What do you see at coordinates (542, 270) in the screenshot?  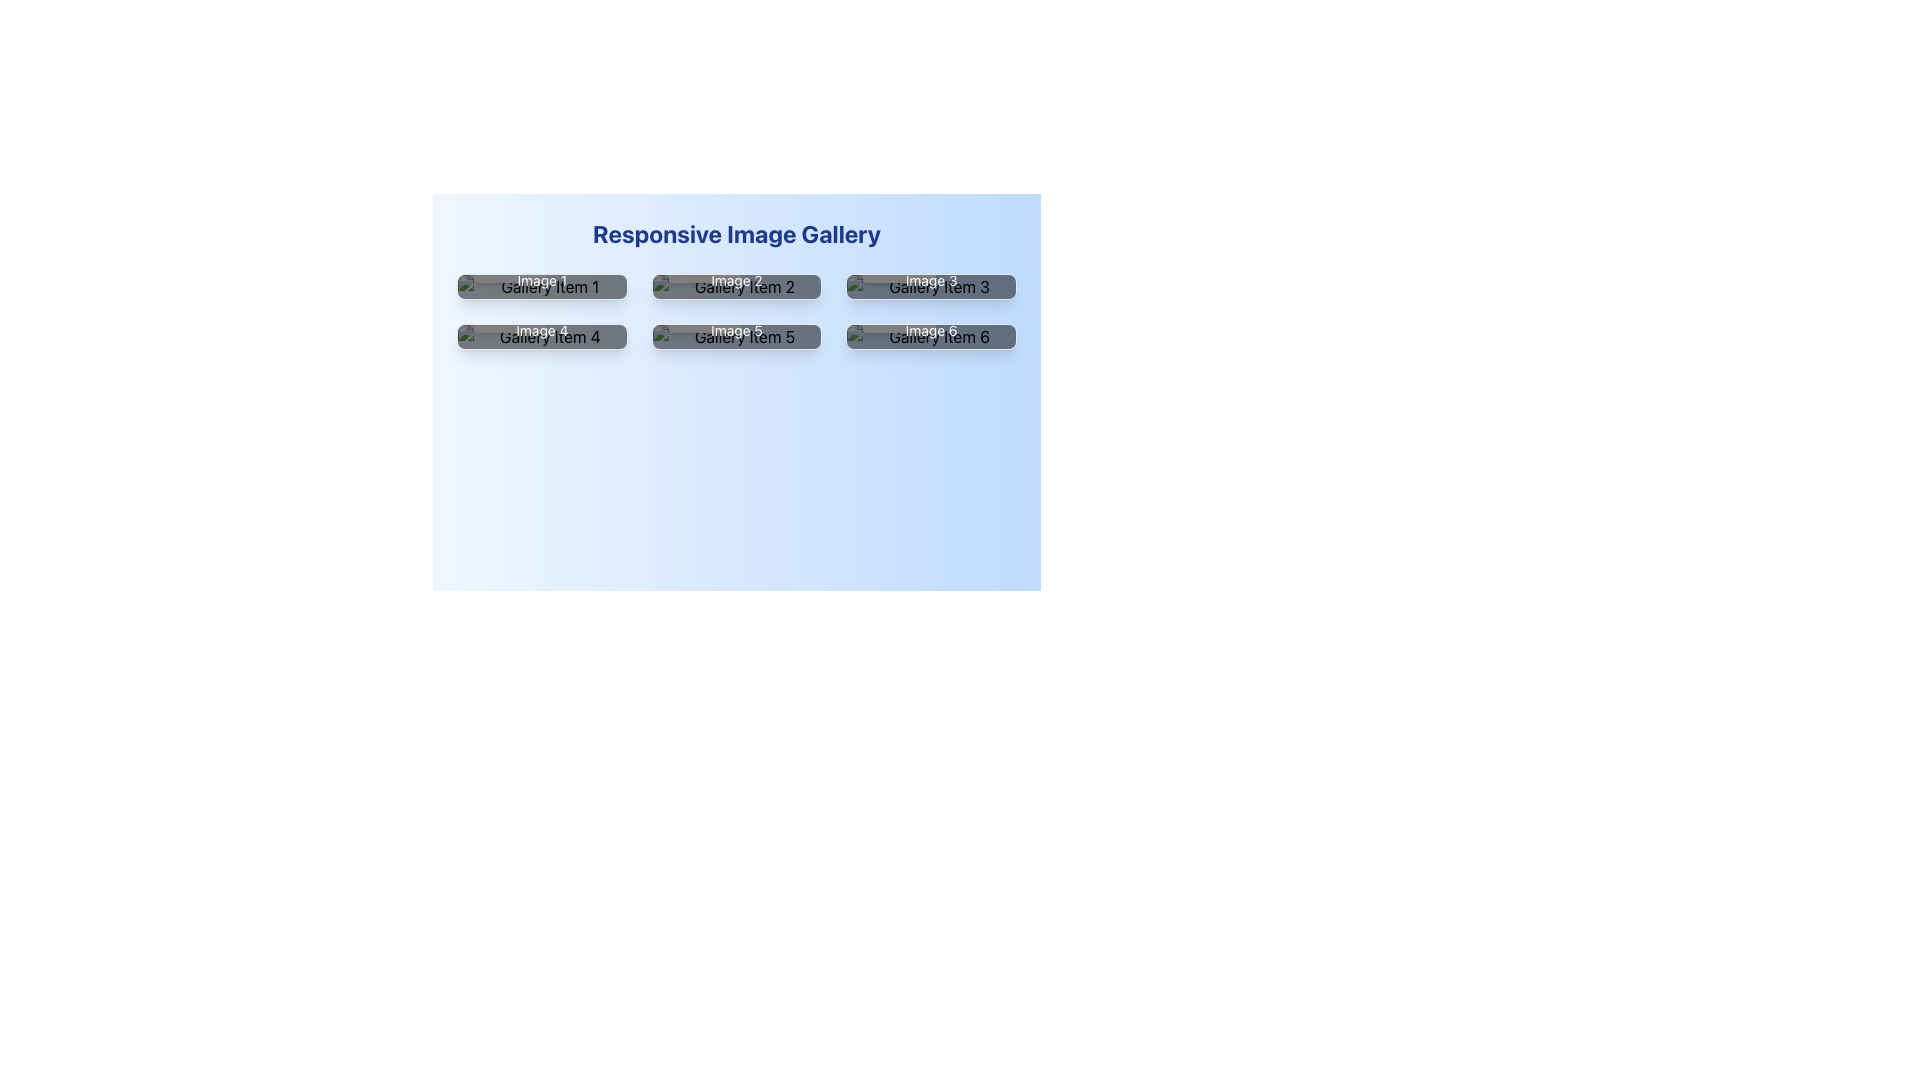 I see `the text overlay that displays 'Description for Image 1' at the bottom of the first image in the gallery` at bounding box center [542, 270].